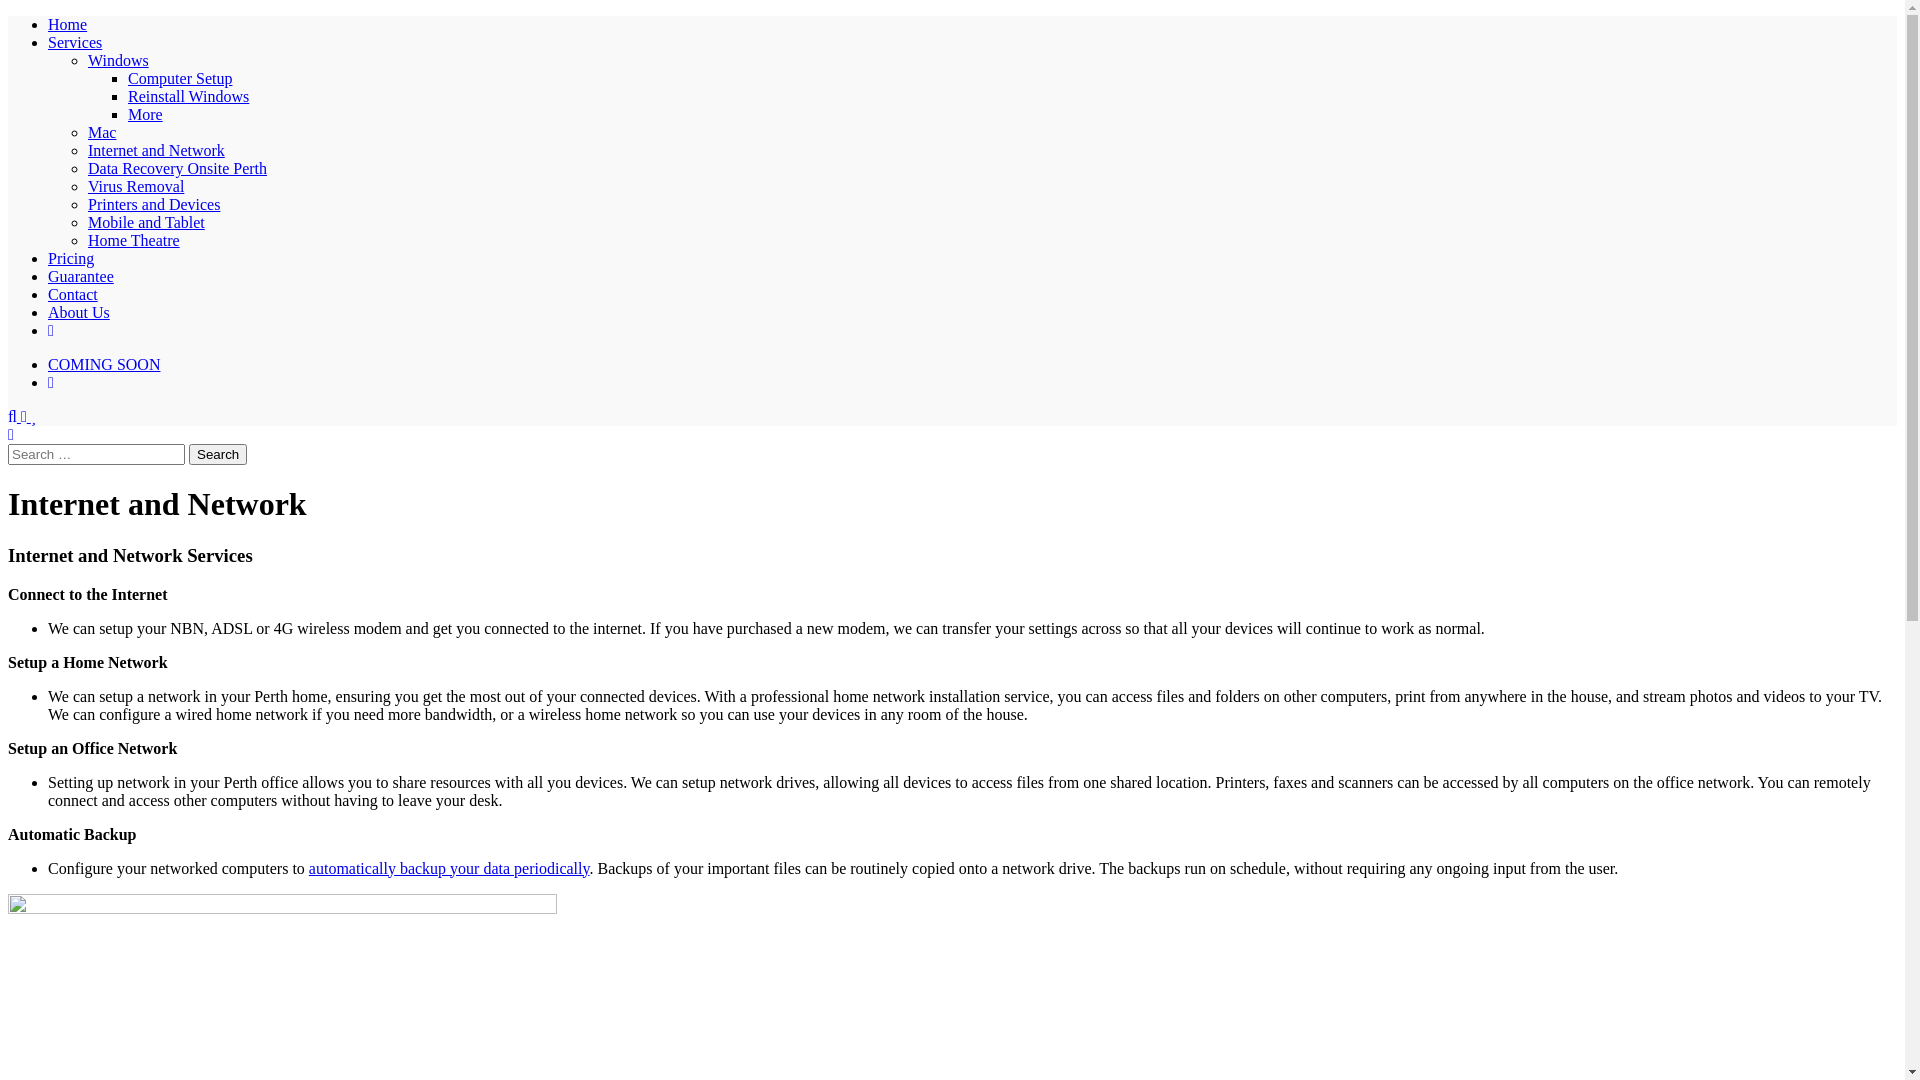 The width and height of the screenshot is (1920, 1080). Describe the element at coordinates (75, 42) in the screenshot. I see `'Services'` at that location.